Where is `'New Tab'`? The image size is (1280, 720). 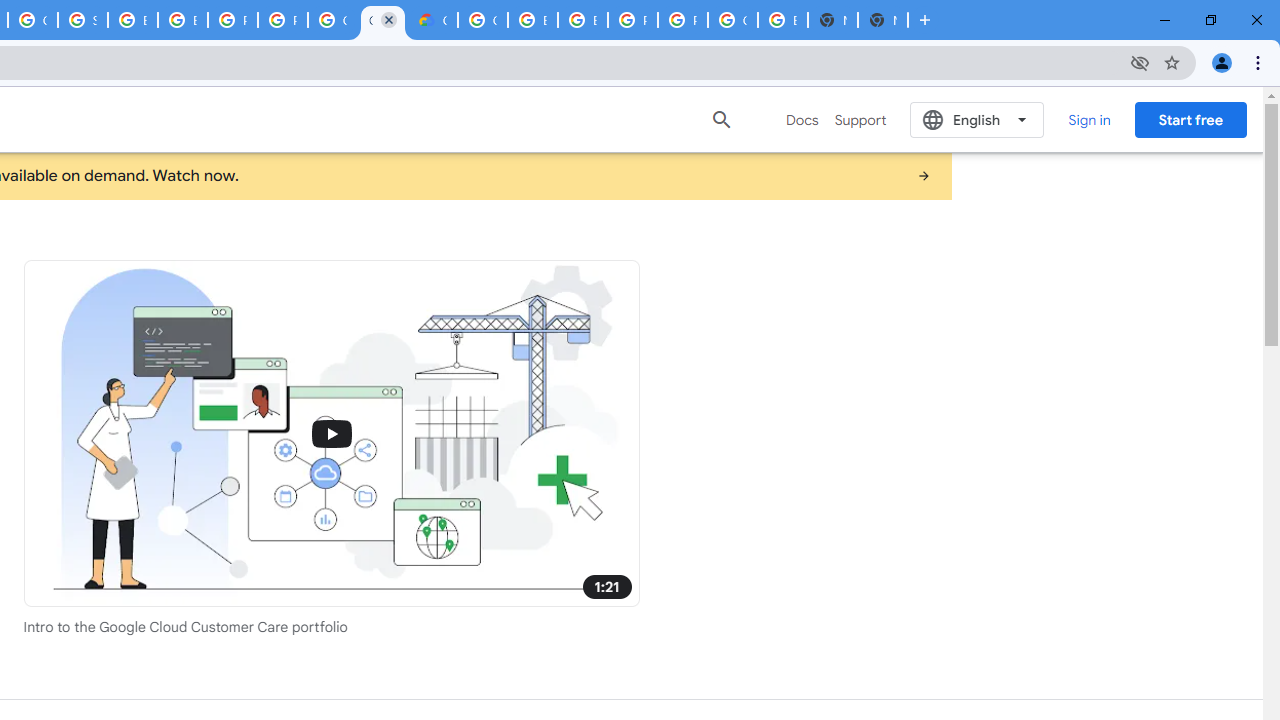
'New Tab' is located at coordinates (881, 20).